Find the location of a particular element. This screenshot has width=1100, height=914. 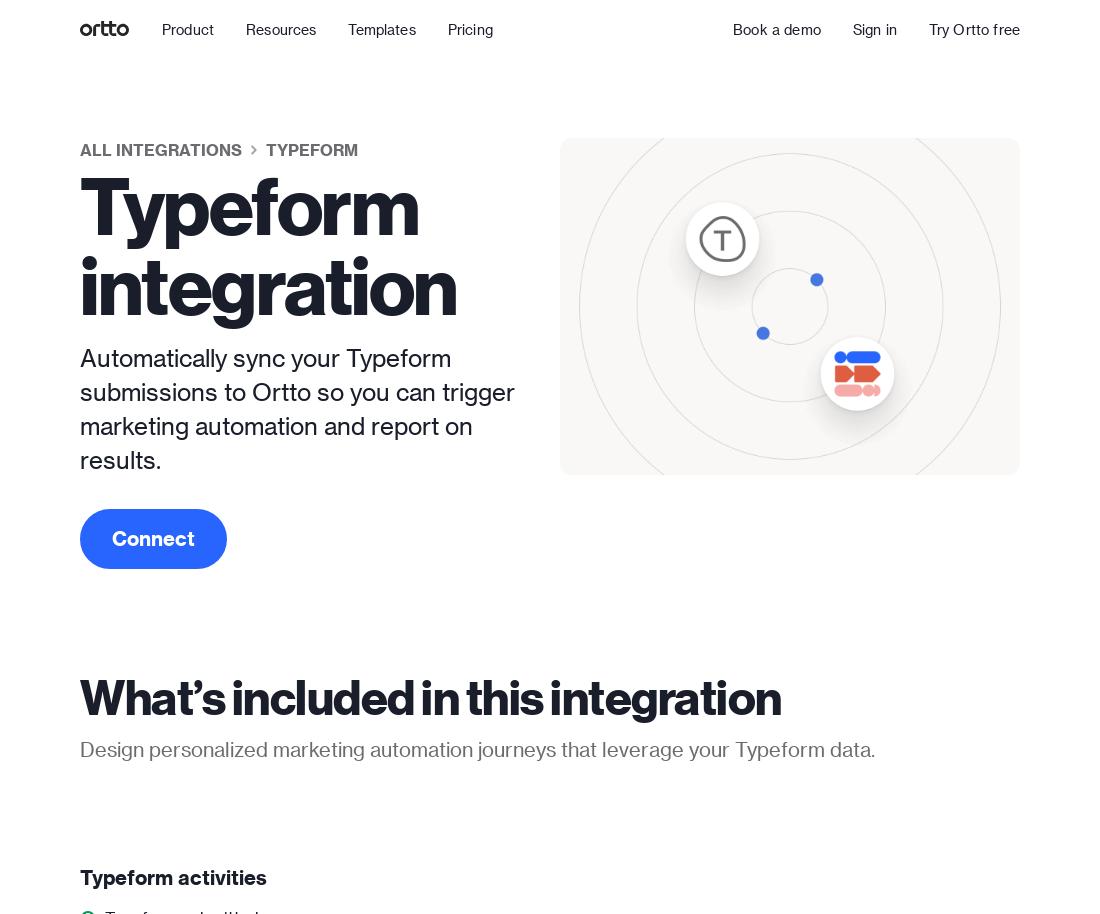

'All Integrations' is located at coordinates (160, 148).